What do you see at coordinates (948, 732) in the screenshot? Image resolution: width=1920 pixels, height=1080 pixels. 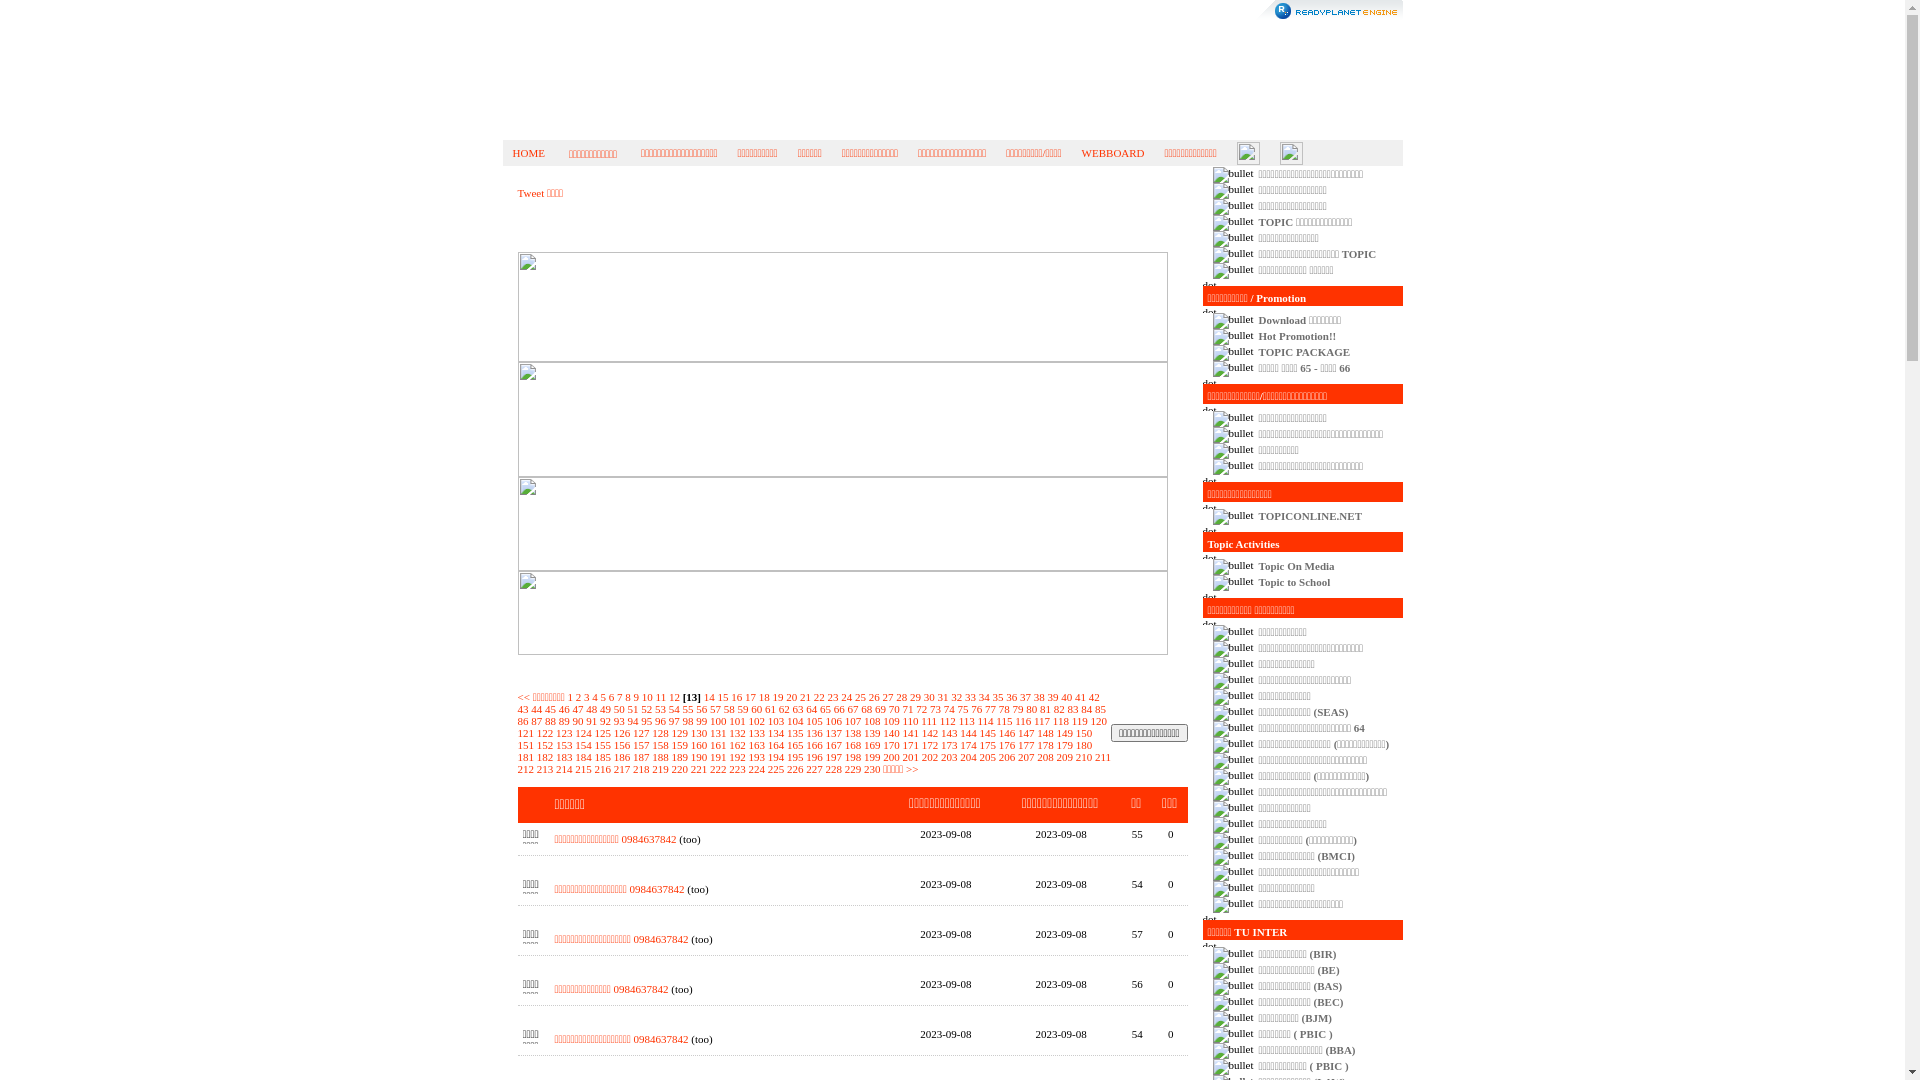 I see `'143'` at bounding box center [948, 732].